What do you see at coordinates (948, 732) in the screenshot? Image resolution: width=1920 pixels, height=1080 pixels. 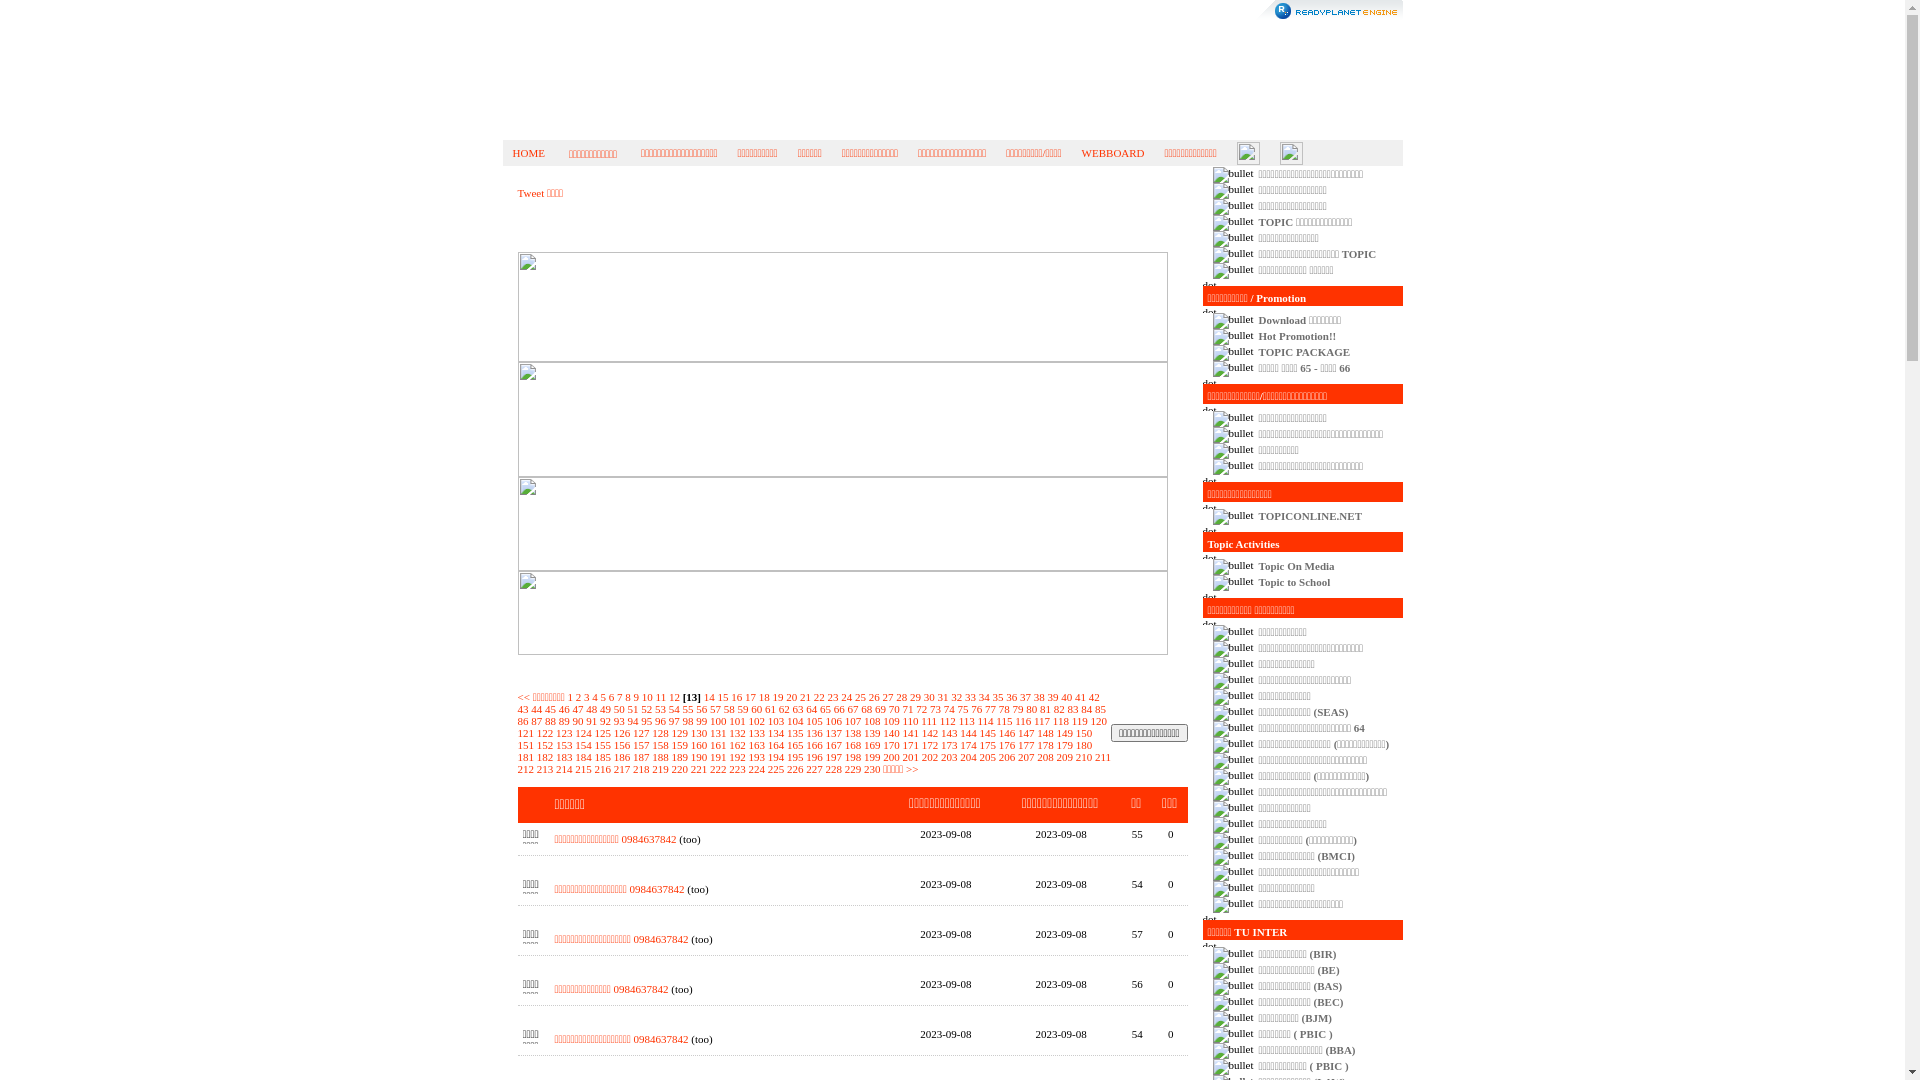 I see `'143'` at bounding box center [948, 732].